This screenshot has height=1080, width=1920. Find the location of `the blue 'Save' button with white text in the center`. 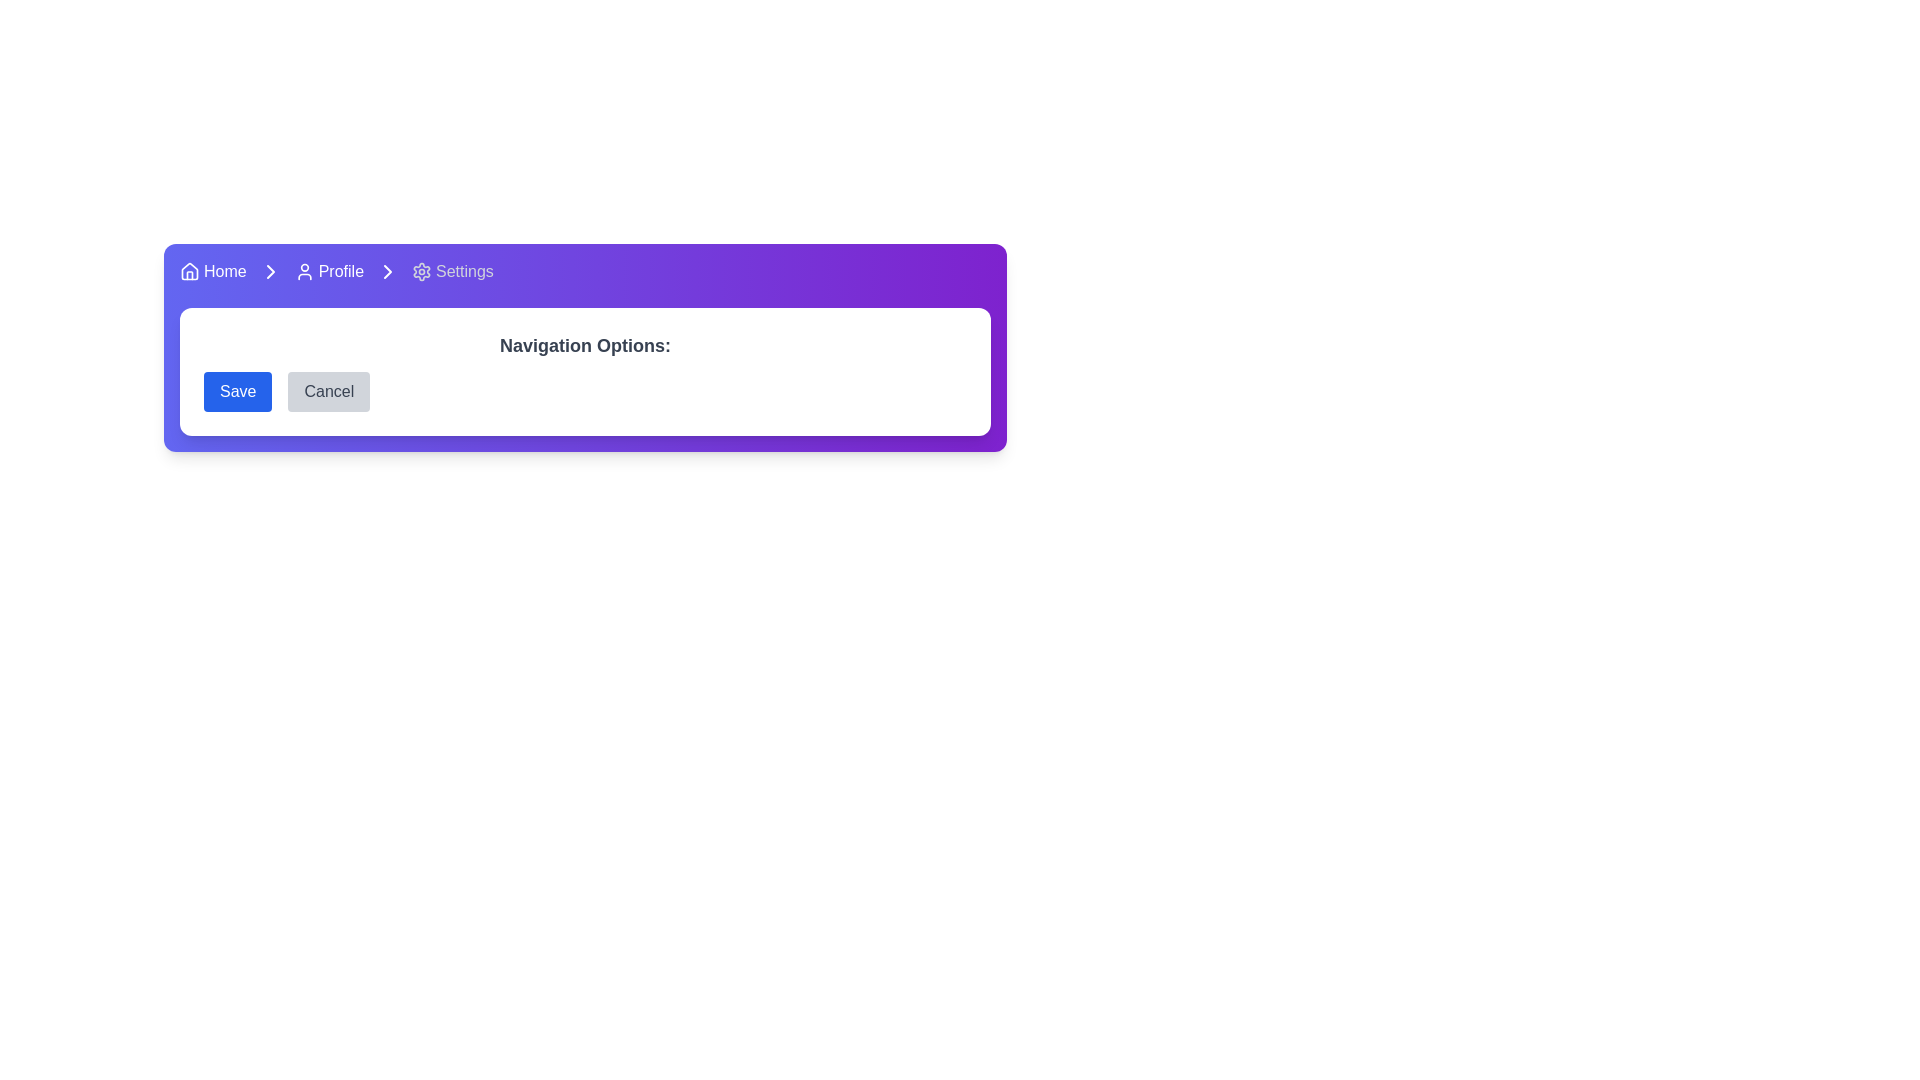

the blue 'Save' button with white text in the center is located at coordinates (238, 392).